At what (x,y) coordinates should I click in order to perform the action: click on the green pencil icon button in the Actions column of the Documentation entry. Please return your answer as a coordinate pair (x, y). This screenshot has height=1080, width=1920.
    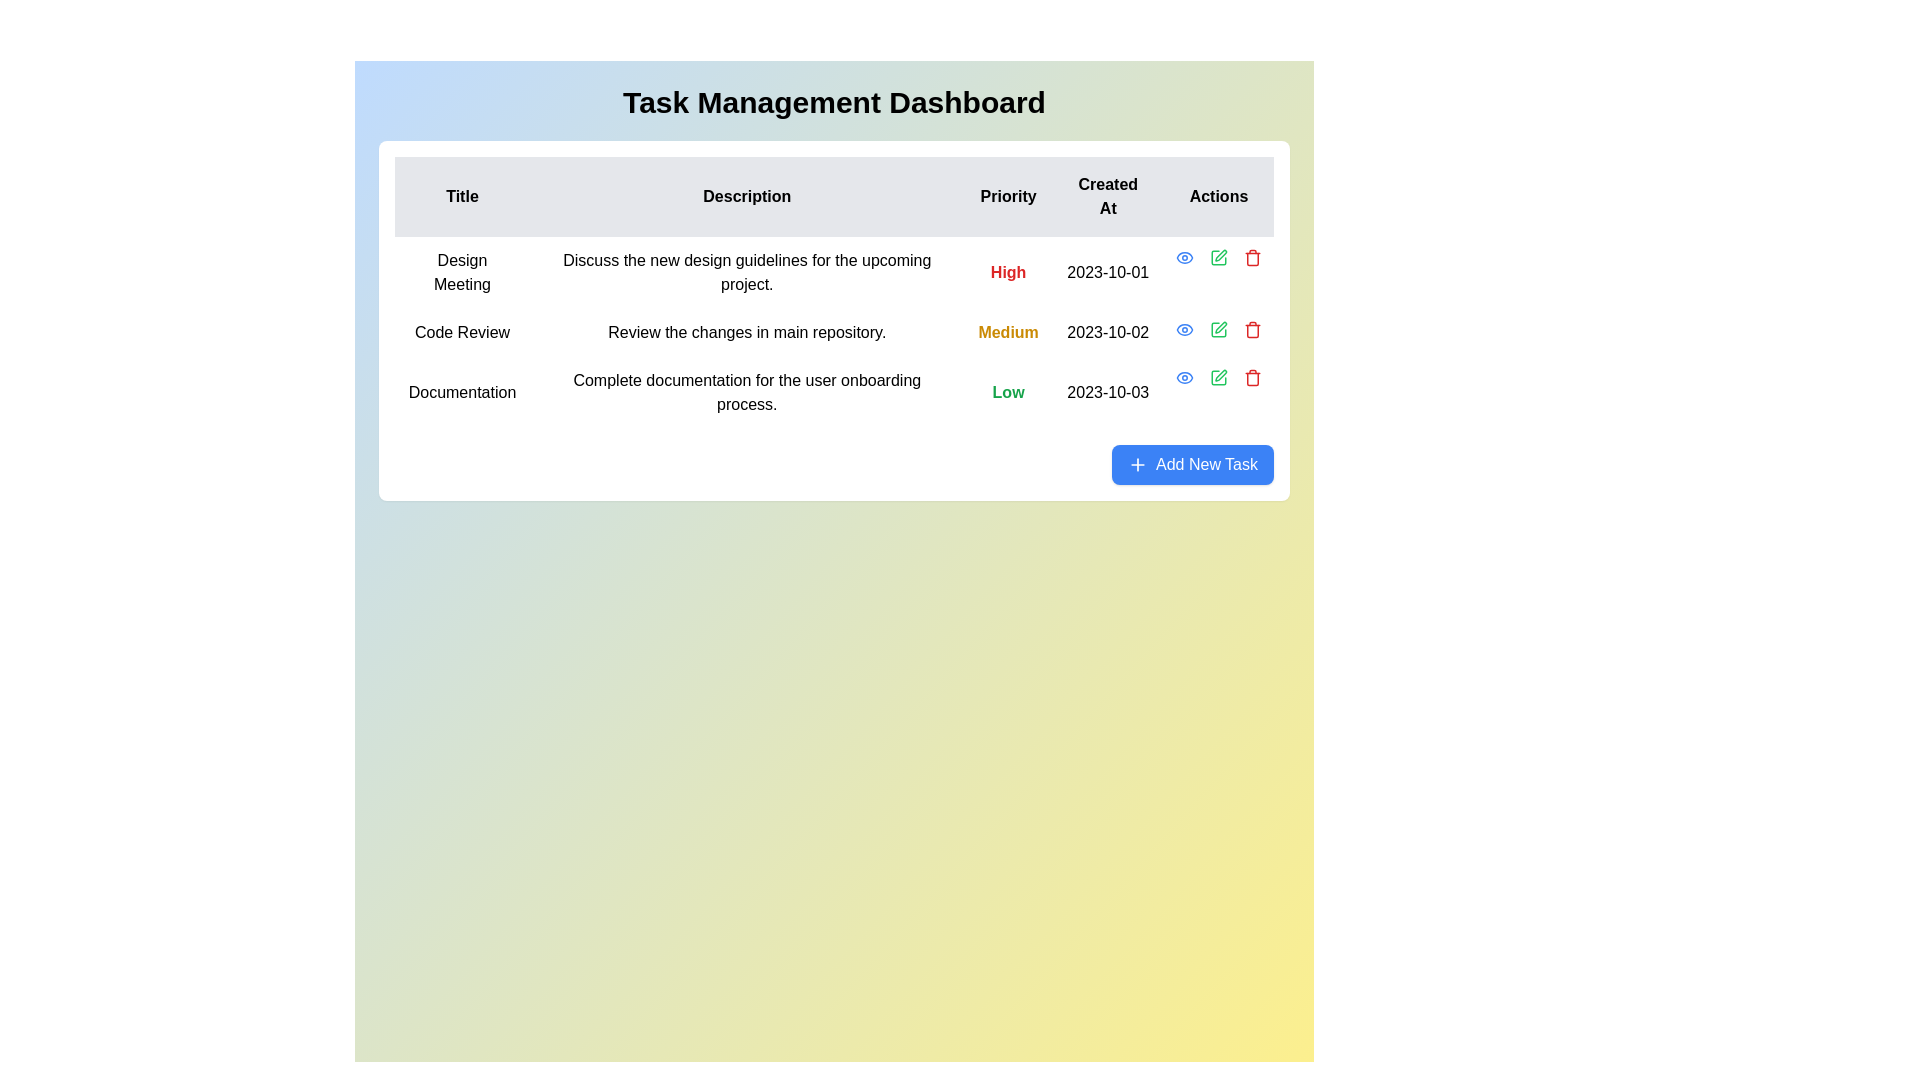
    Looking at the image, I should click on (1218, 378).